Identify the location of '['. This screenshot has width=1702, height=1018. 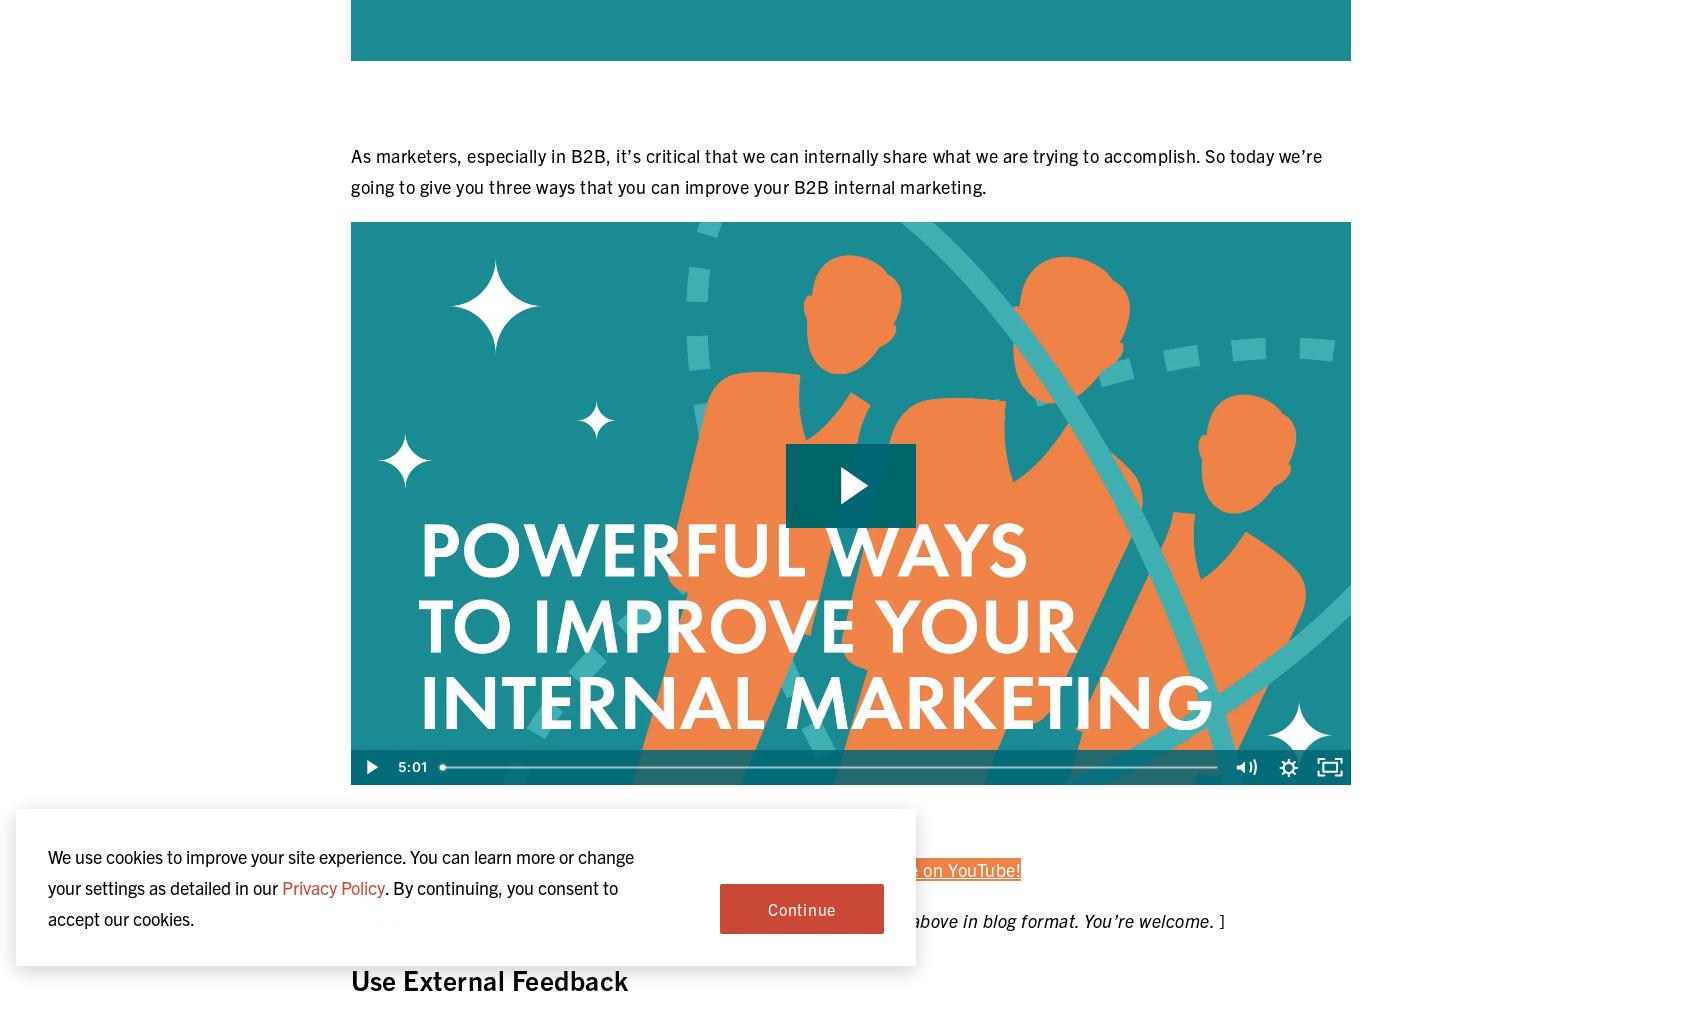
(356, 918).